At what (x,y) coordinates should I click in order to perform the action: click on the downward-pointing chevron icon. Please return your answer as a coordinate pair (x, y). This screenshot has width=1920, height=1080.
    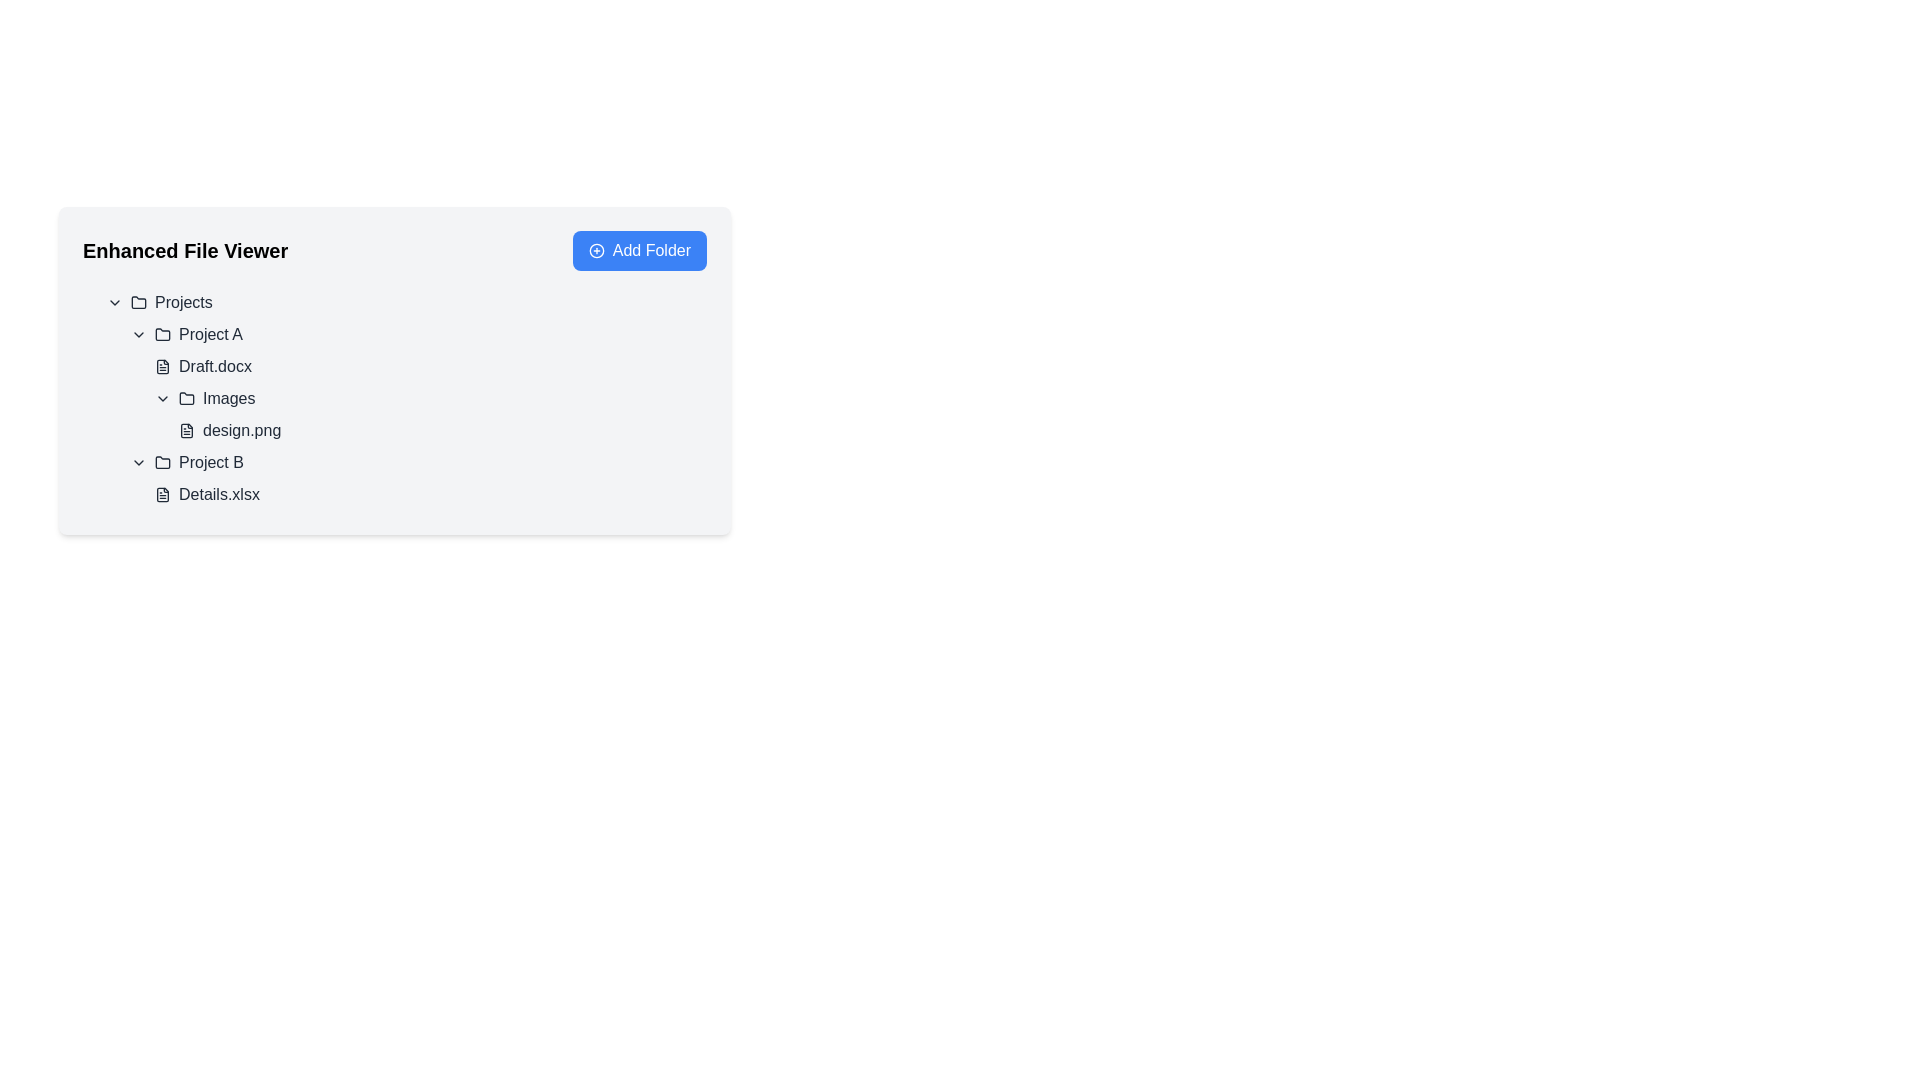
    Looking at the image, I should click on (138, 462).